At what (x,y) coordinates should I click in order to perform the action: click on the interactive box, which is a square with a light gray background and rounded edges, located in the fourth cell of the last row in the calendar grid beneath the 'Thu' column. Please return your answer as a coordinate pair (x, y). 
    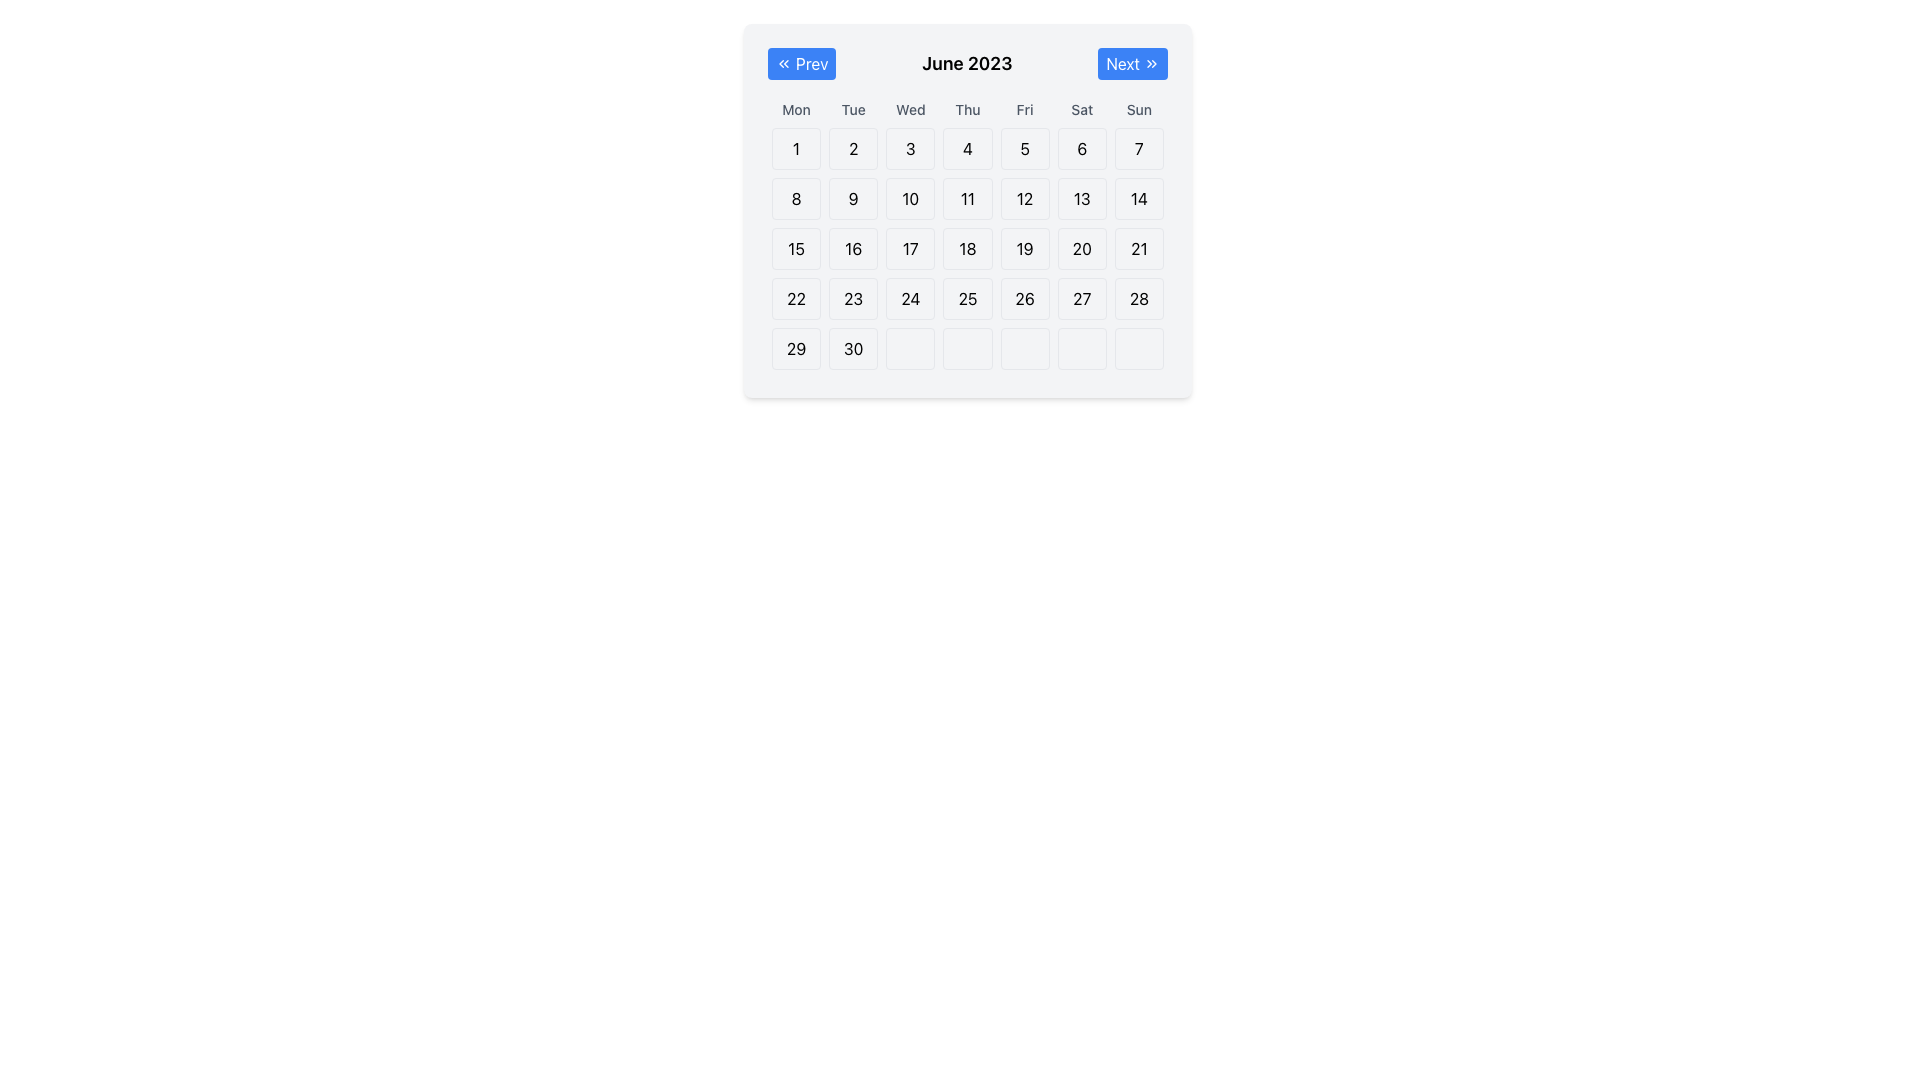
    Looking at the image, I should click on (968, 347).